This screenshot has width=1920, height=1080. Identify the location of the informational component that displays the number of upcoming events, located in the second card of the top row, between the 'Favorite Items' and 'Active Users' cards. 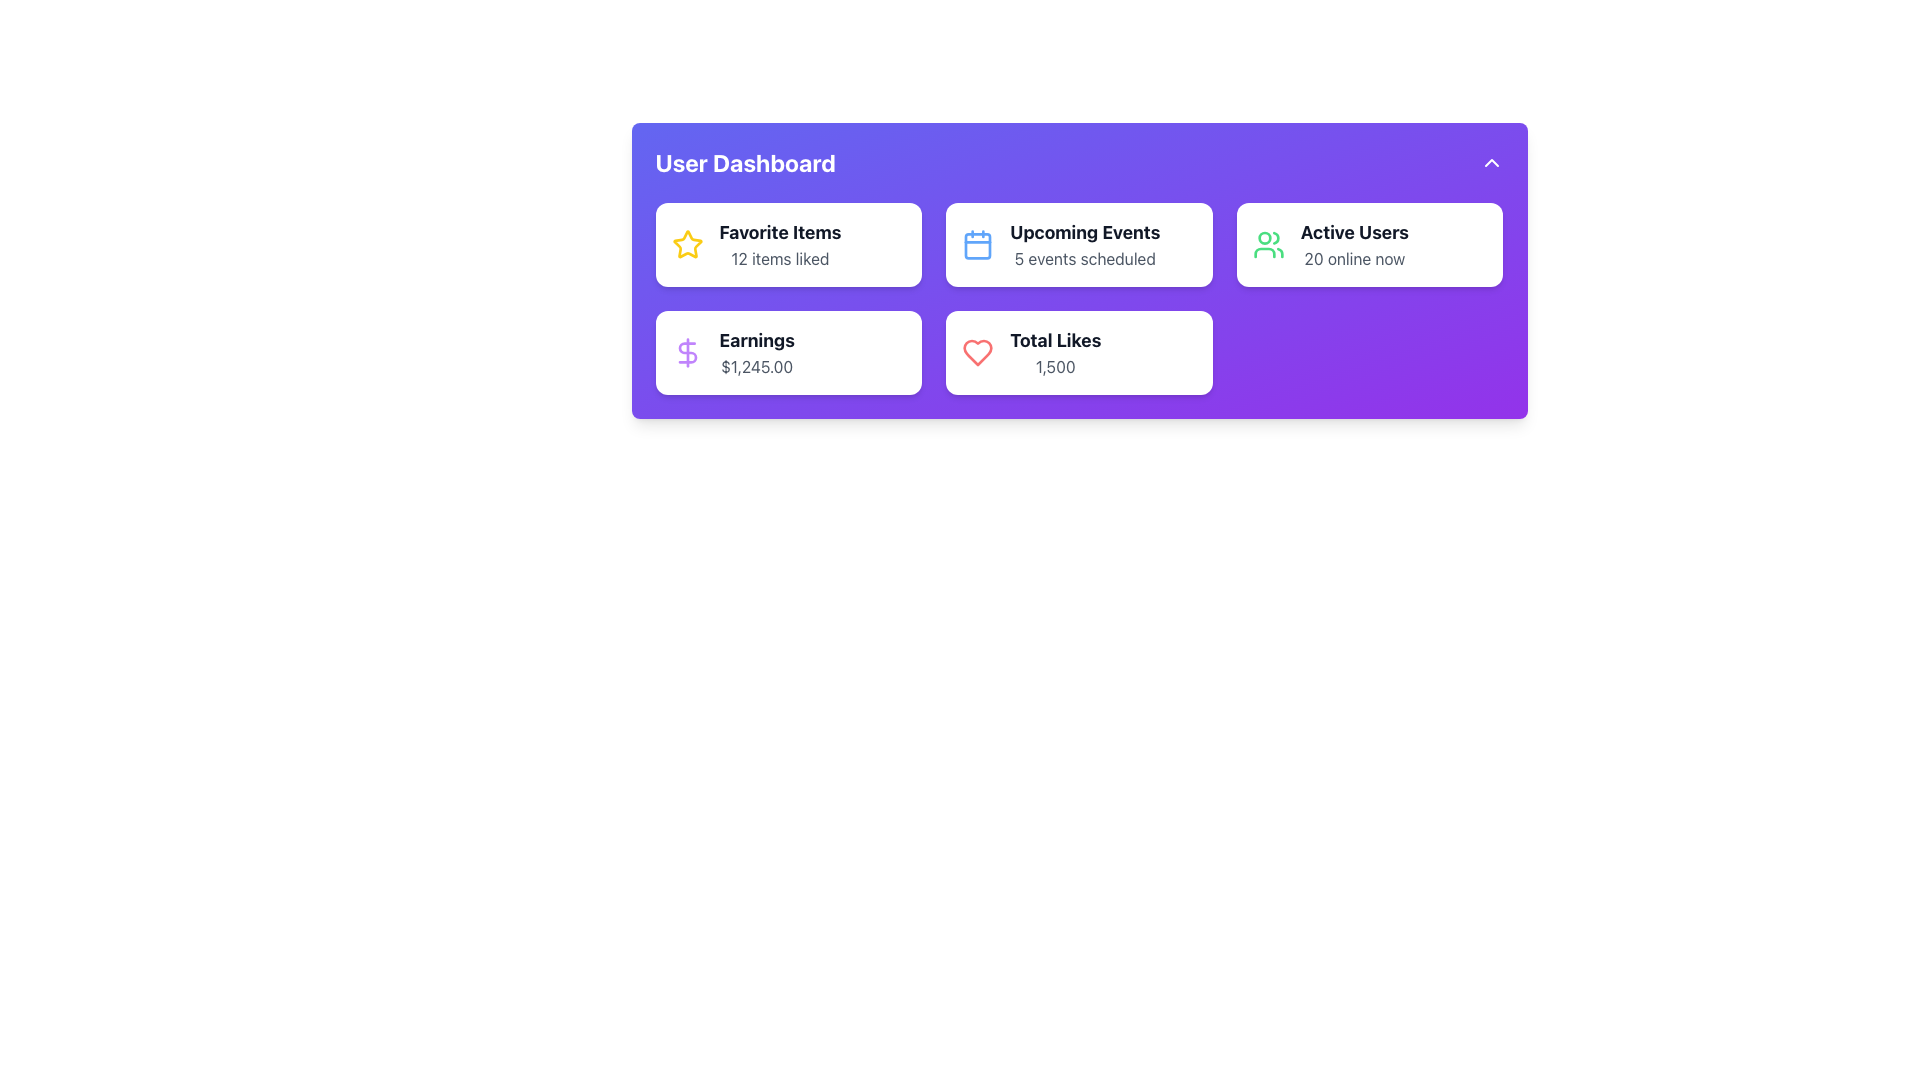
(1084, 244).